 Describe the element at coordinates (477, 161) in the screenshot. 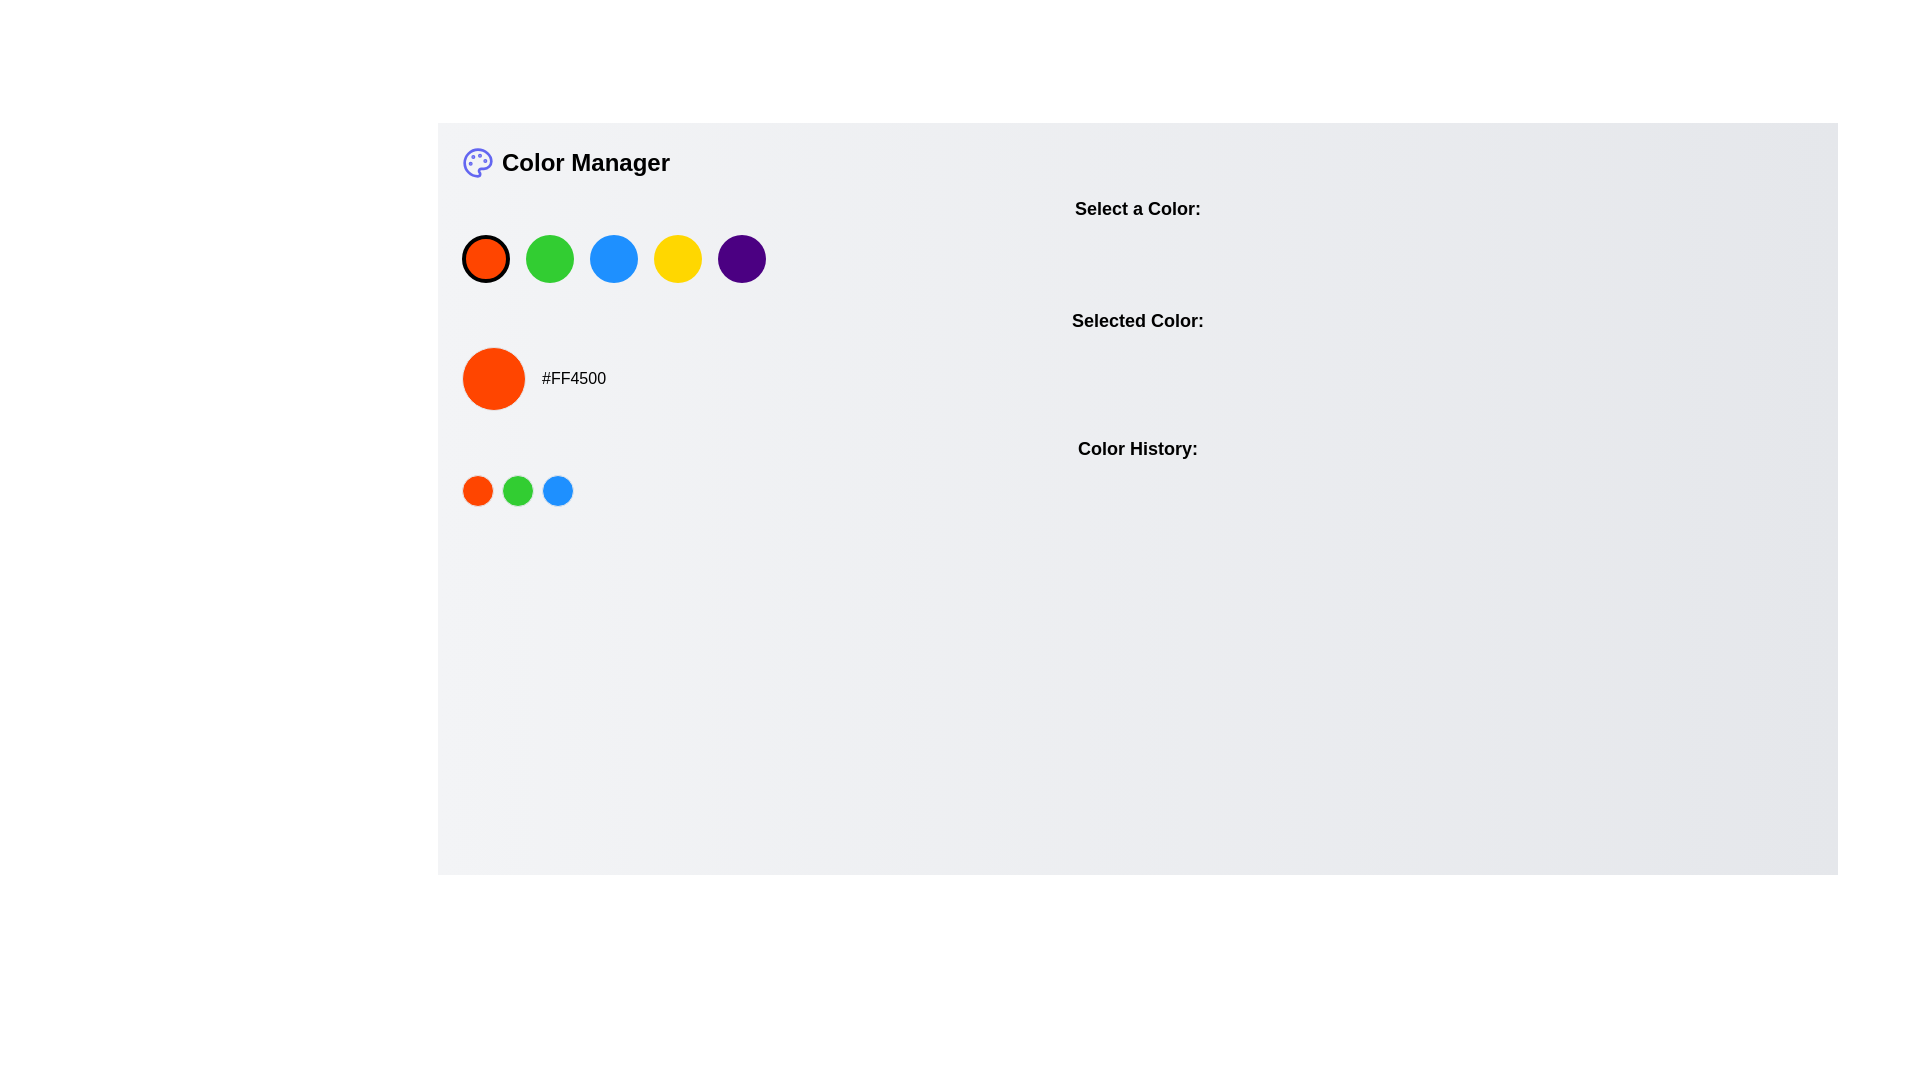

I see `the Color Manager icon, which resembles an artist's palette and is located in the top-left corner of the interface before the 'Color Manager' text label` at that location.